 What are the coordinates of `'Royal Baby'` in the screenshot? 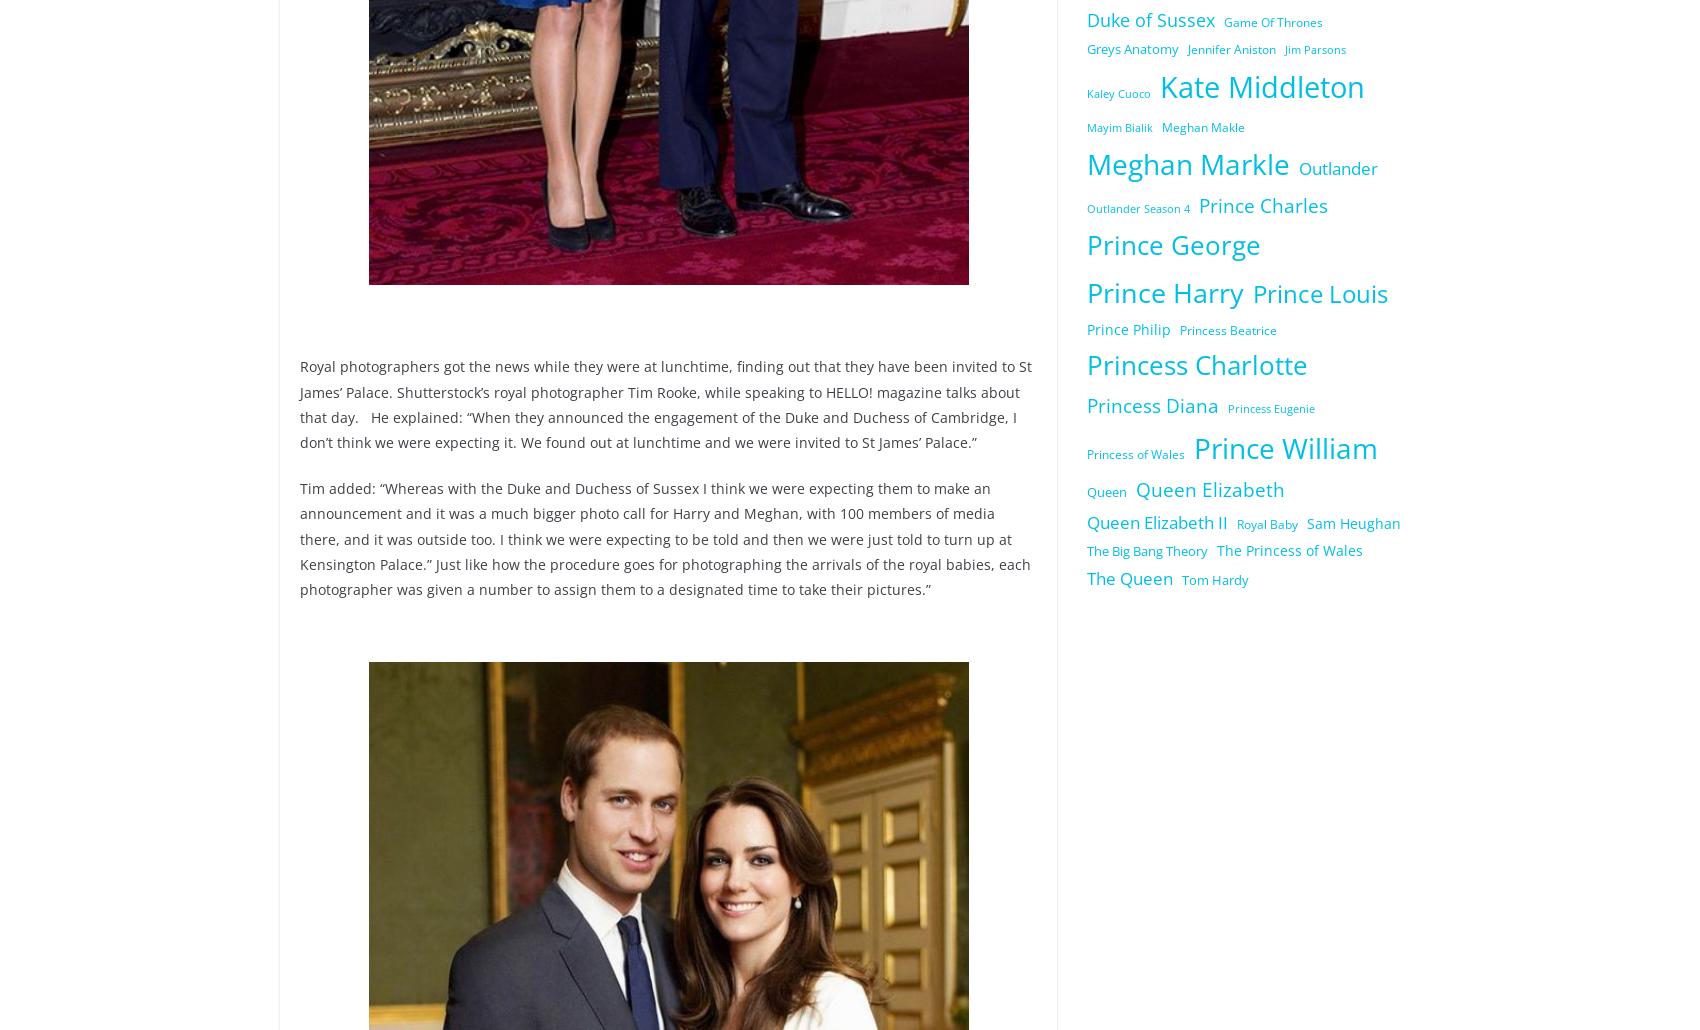 It's located at (1235, 523).